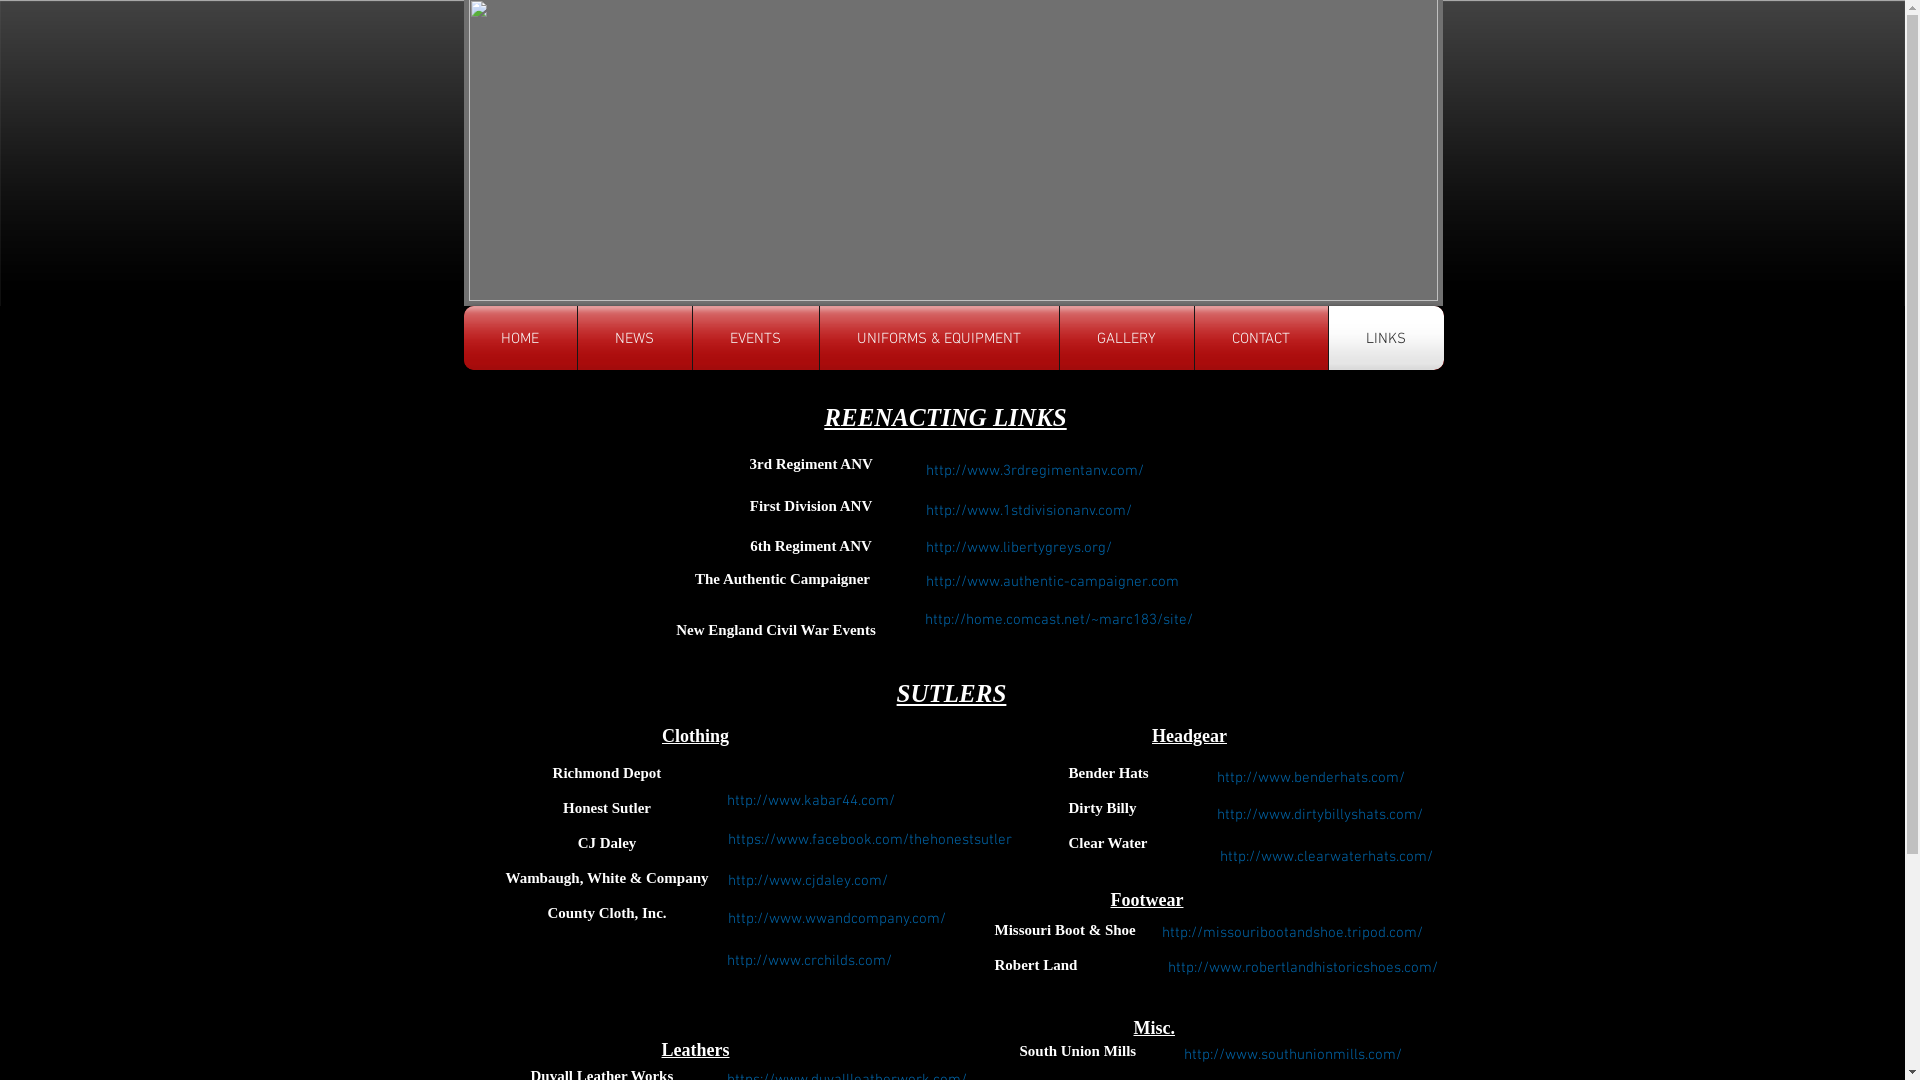  I want to click on 'UNIFORMS & EQUIPMENT', so click(938, 337).